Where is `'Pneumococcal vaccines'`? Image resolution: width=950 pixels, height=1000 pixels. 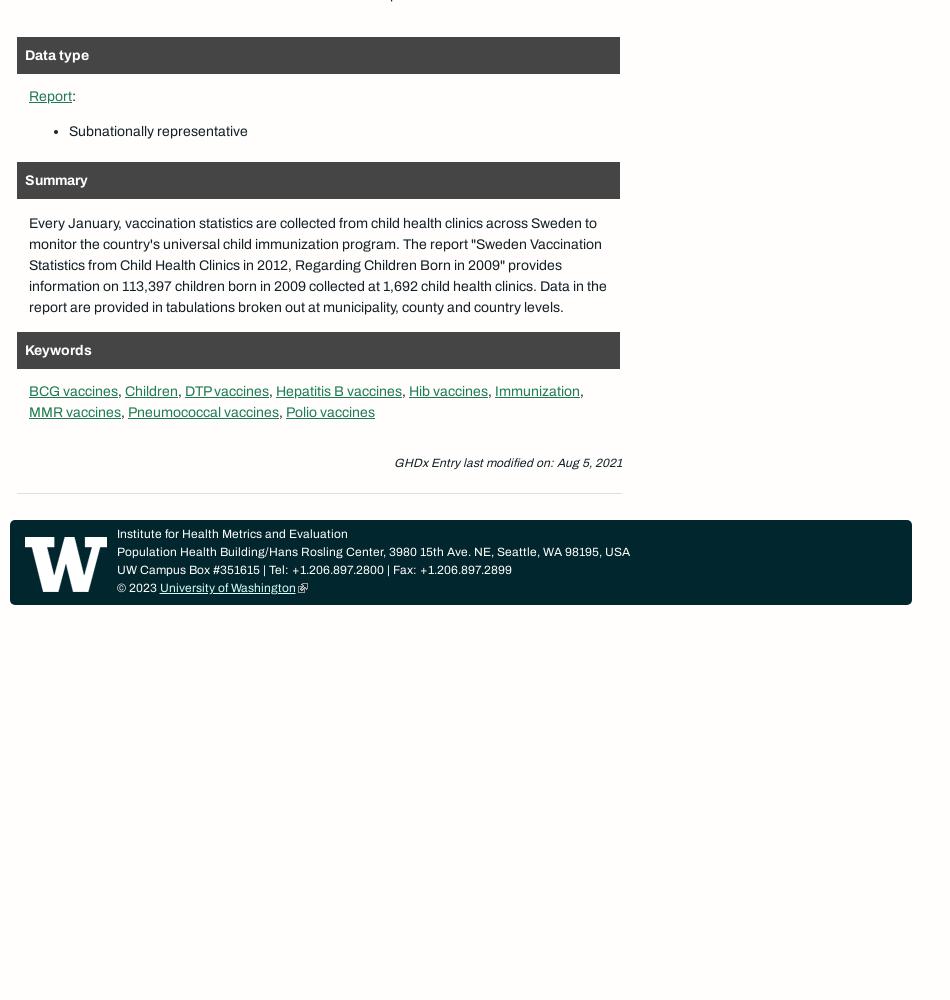
'Pneumococcal vaccines' is located at coordinates (203, 412).